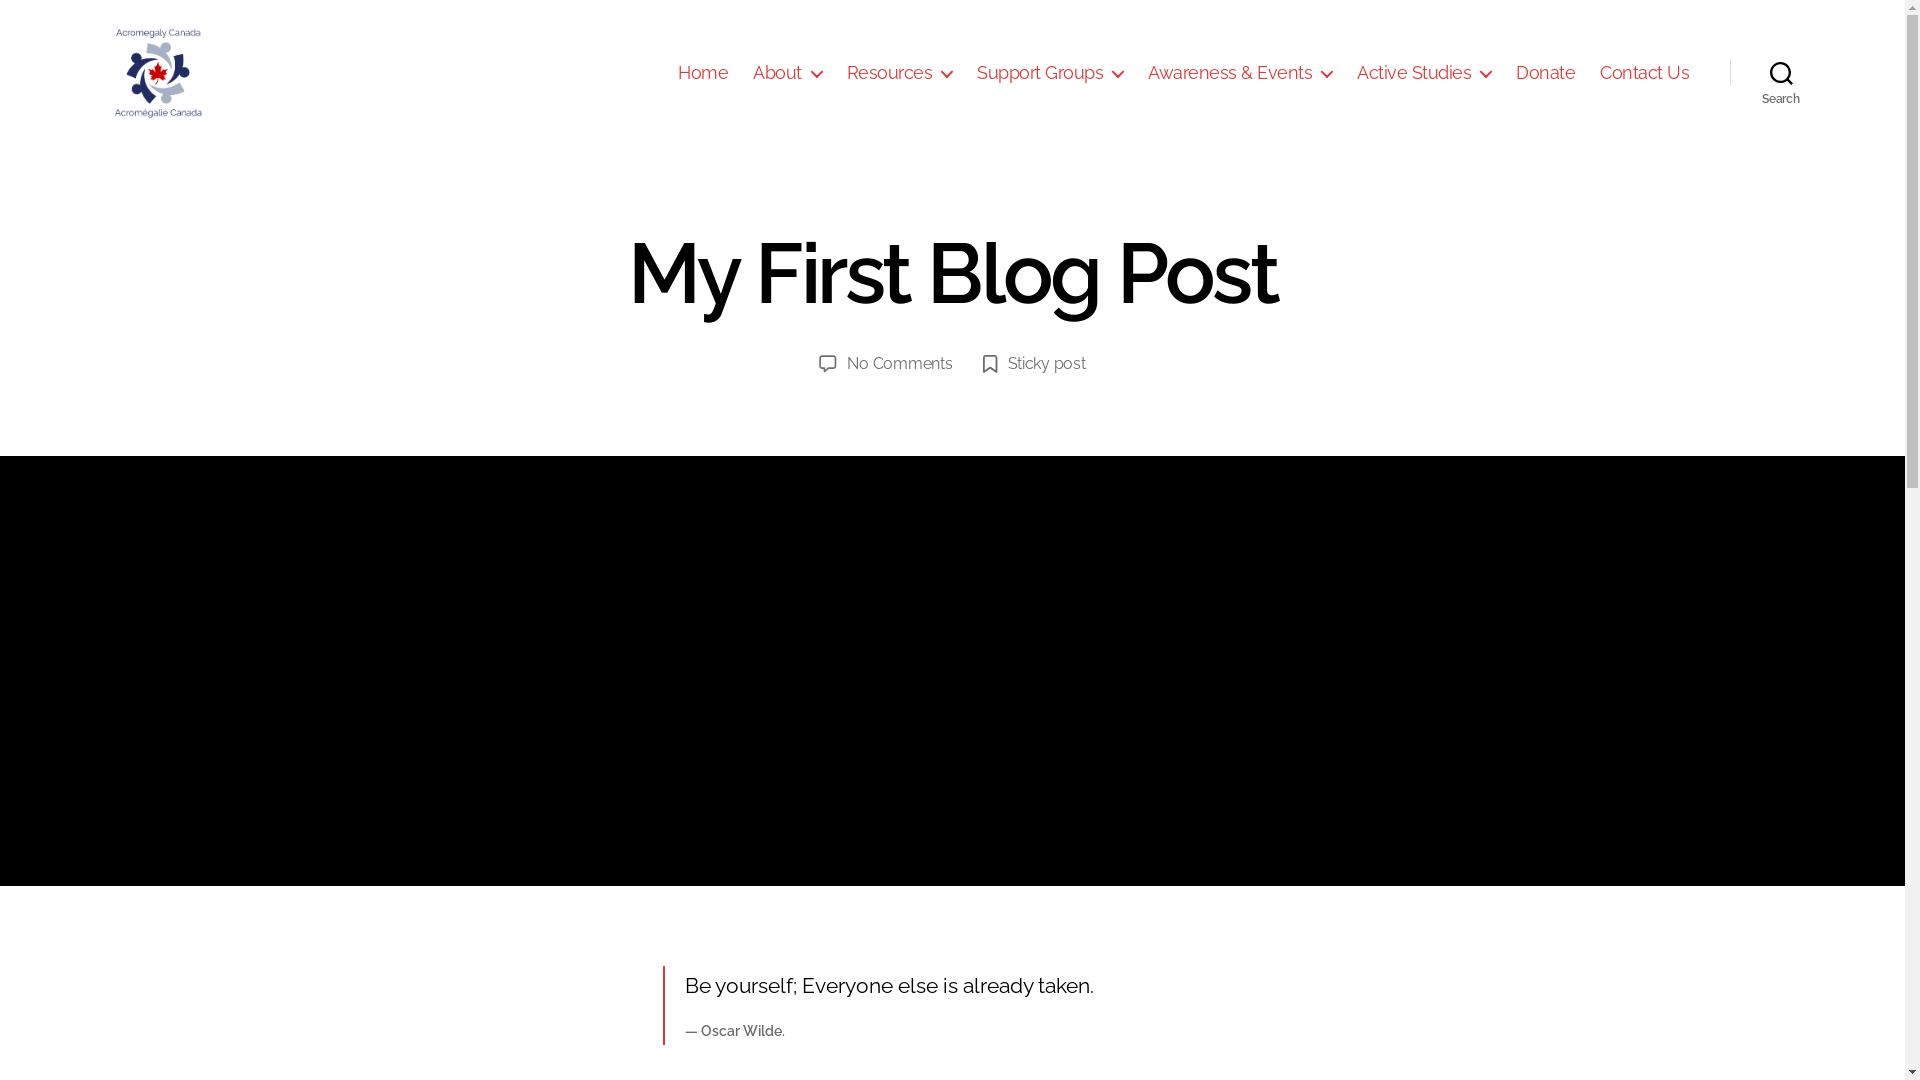  I want to click on 'Contact Us', so click(1644, 72).